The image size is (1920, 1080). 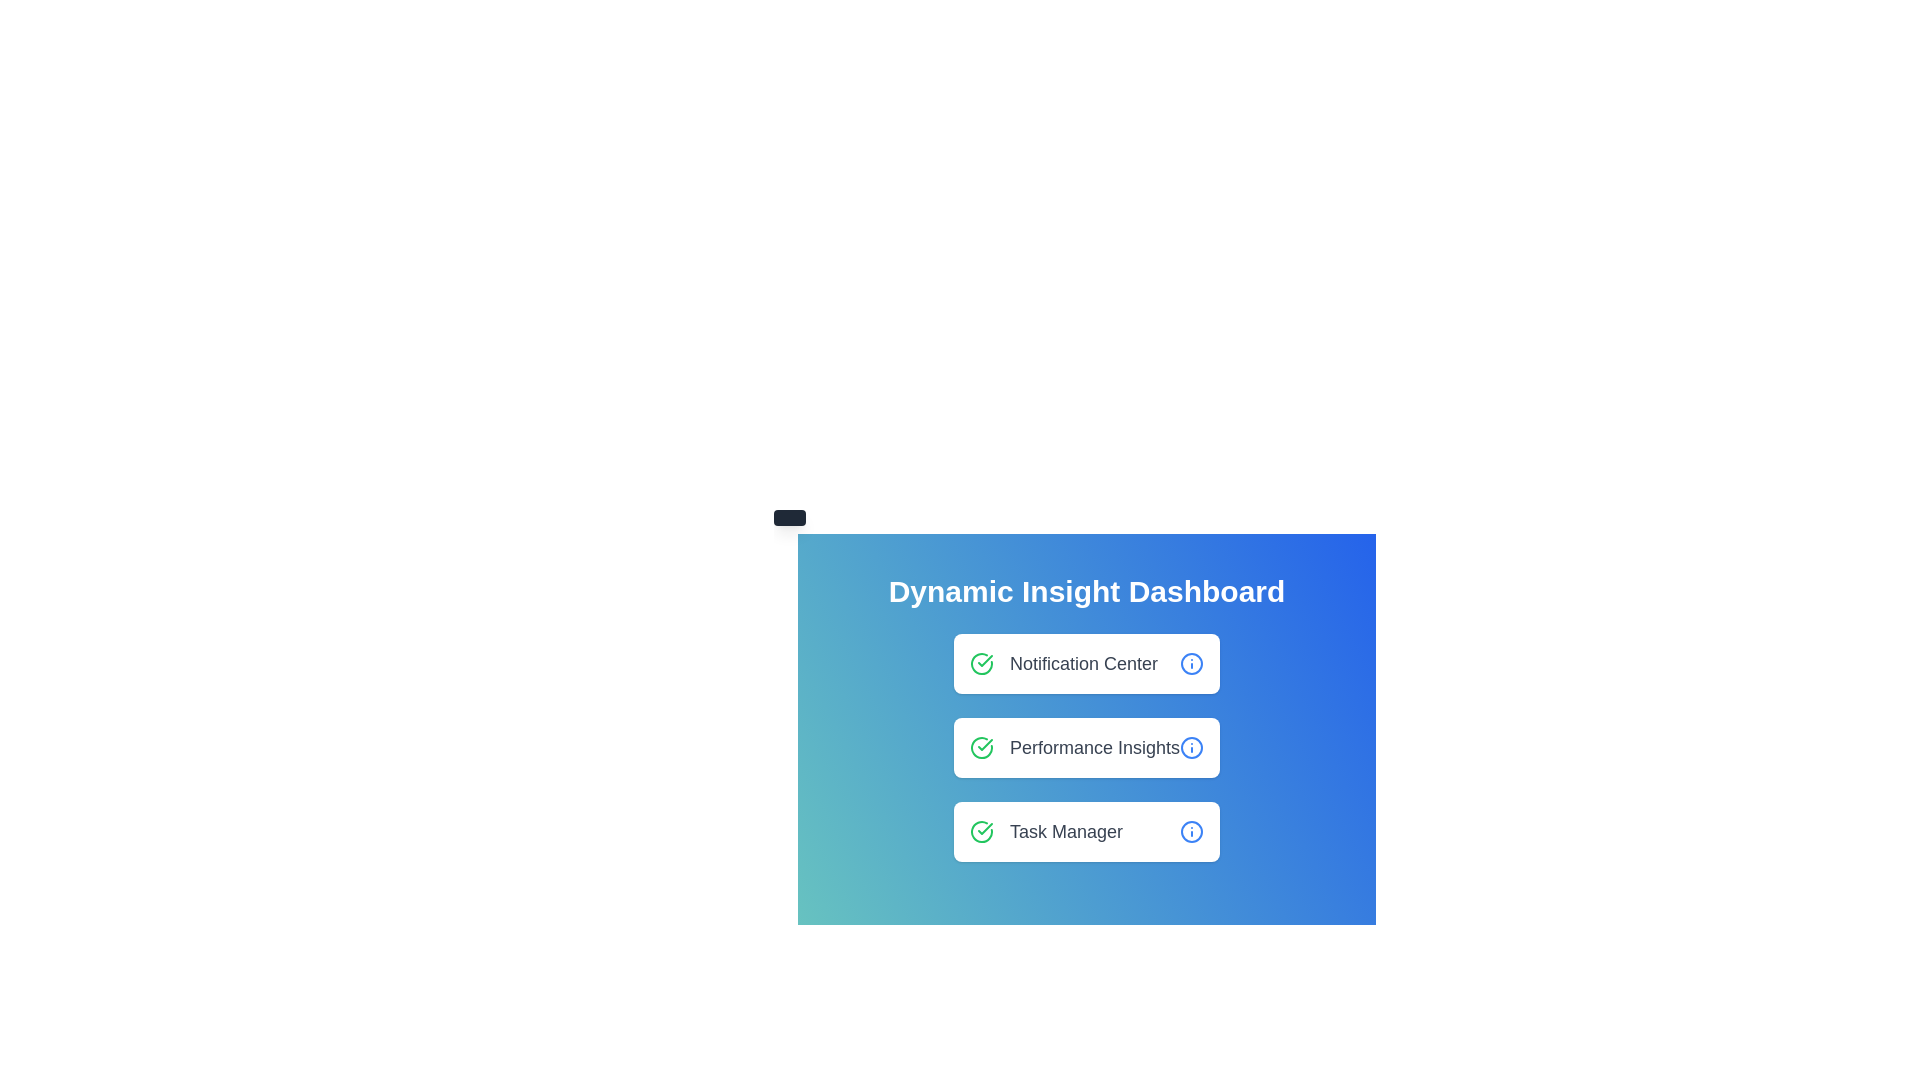 I want to click on text content of the 'Notification Center' label, which is the first item in a list within a white rounded rectangle box below the 'Dynamic Insight Dashboard' heading, so click(x=1063, y=663).